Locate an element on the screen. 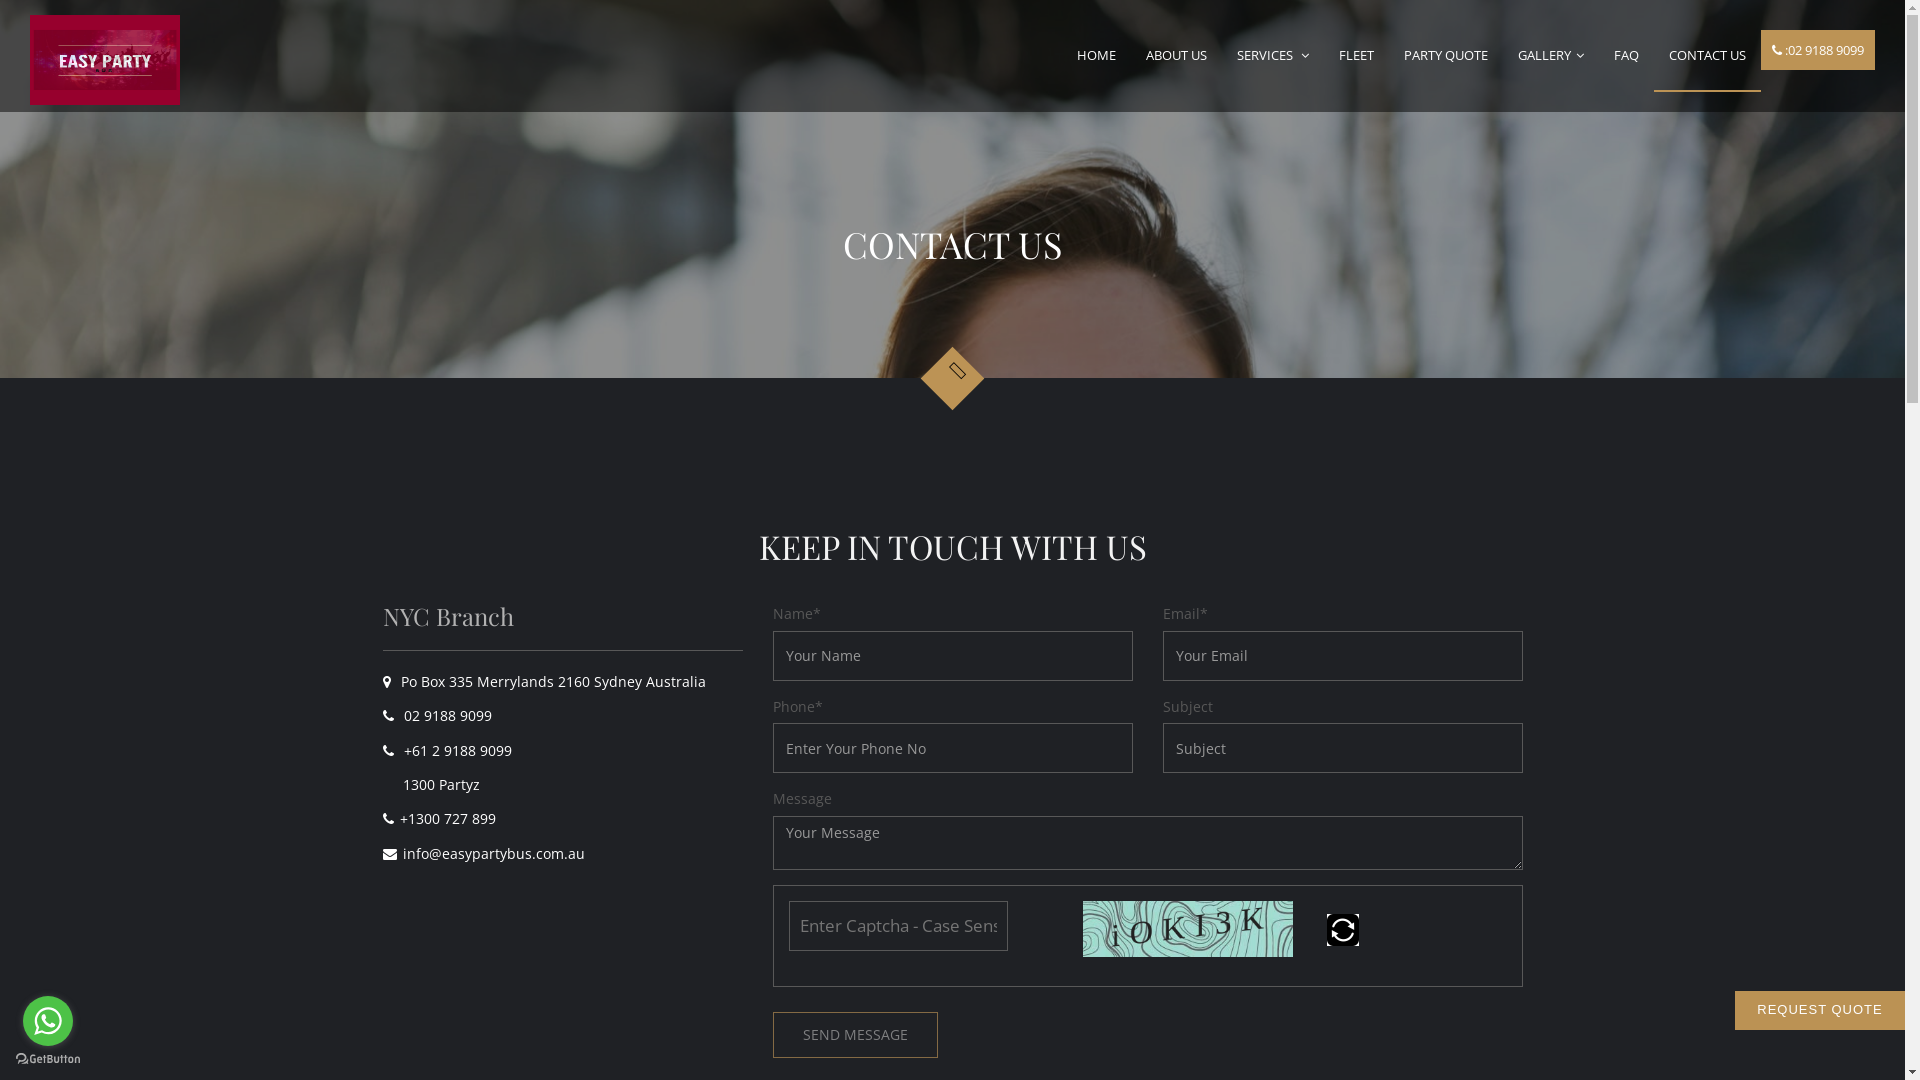  'info@easypartybus.com.au' is located at coordinates (401, 853).